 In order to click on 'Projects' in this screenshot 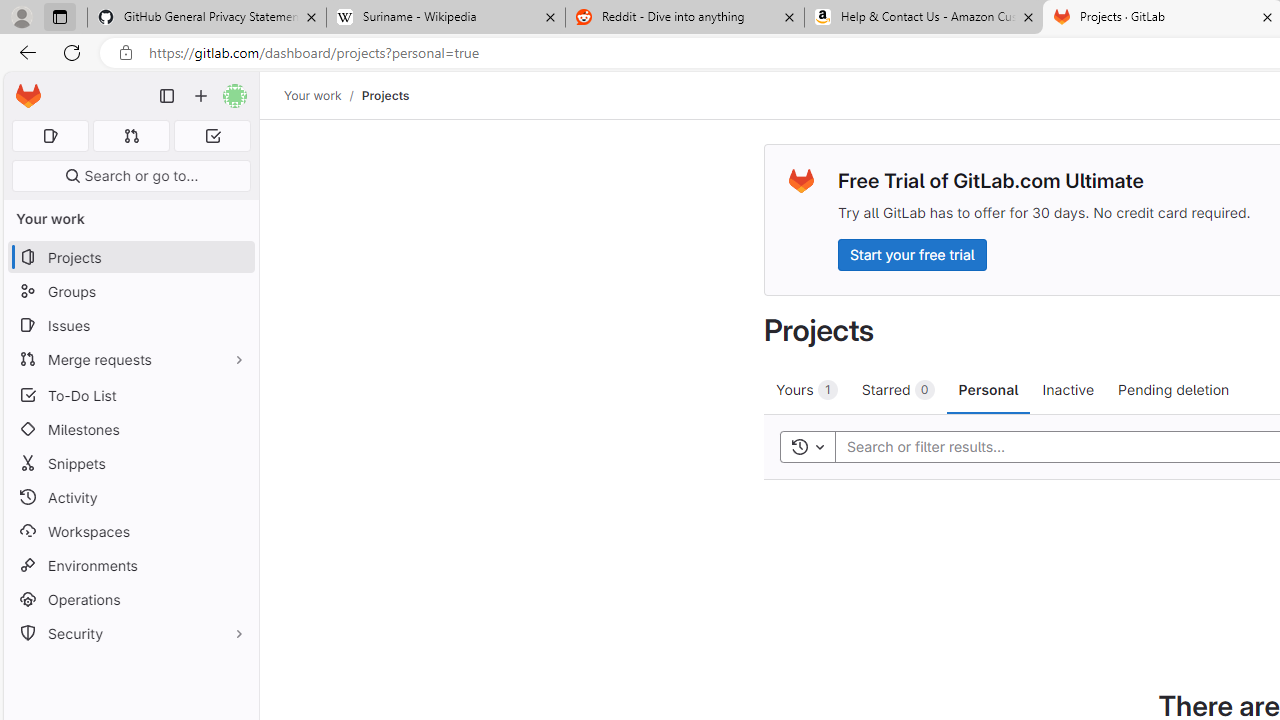, I will do `click(385, 95)`.